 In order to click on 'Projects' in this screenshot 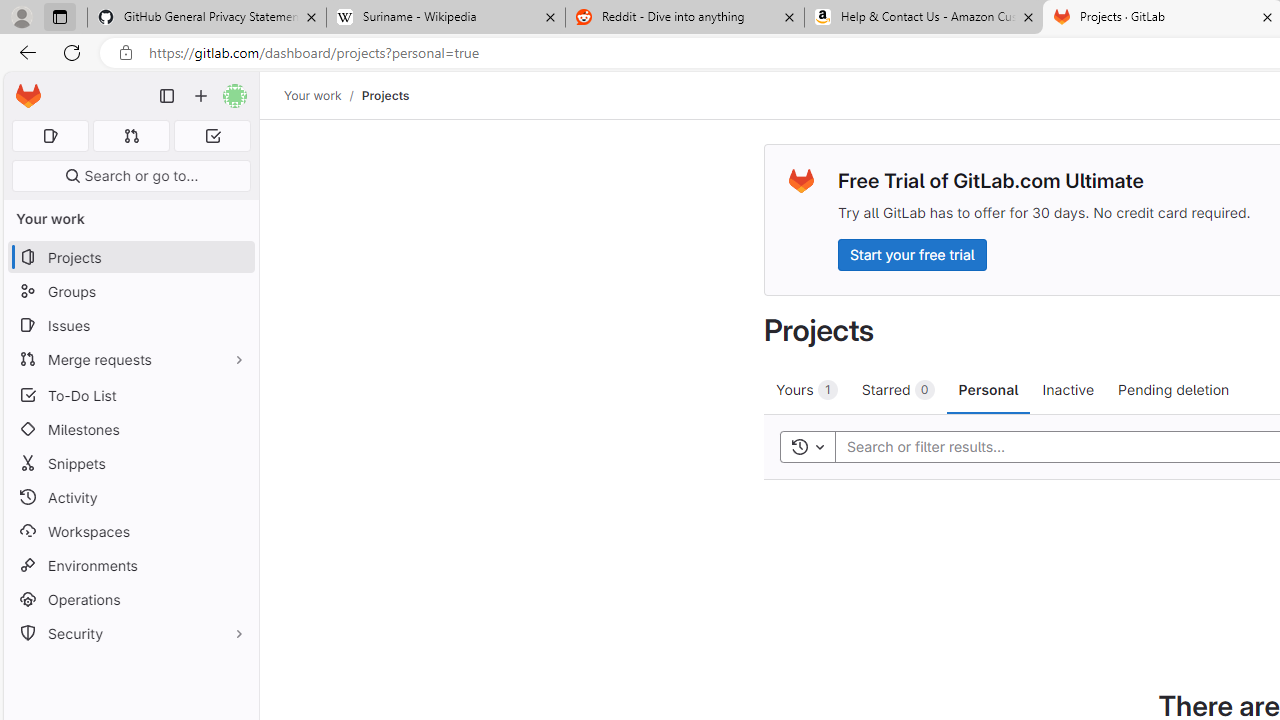, I will do `click(385, 95)`.